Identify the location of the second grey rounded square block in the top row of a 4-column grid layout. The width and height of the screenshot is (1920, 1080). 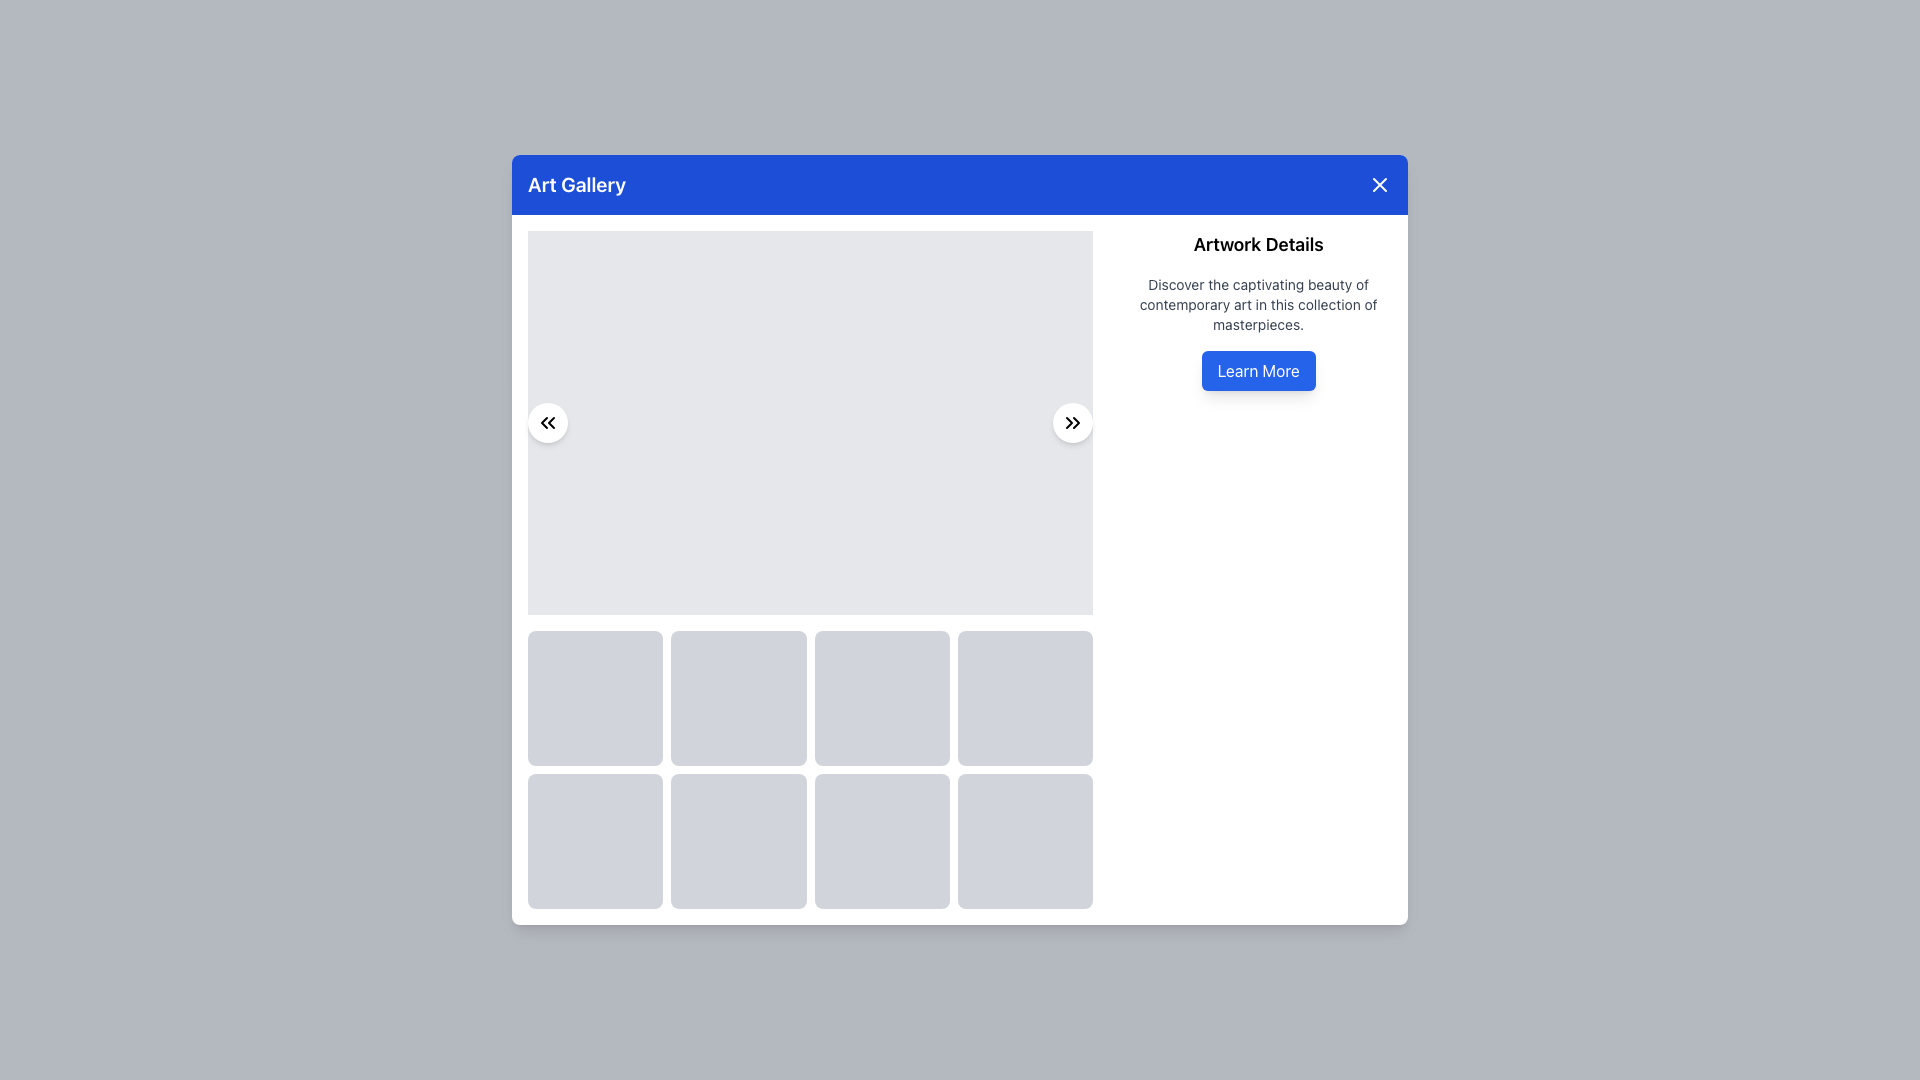
(738, 697).